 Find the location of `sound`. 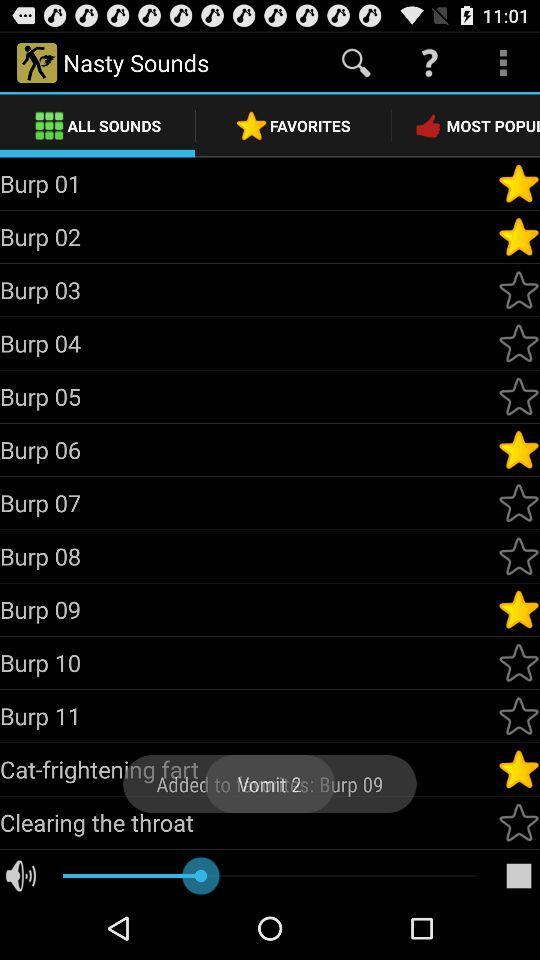

sound is located at coordinates (518, 289).